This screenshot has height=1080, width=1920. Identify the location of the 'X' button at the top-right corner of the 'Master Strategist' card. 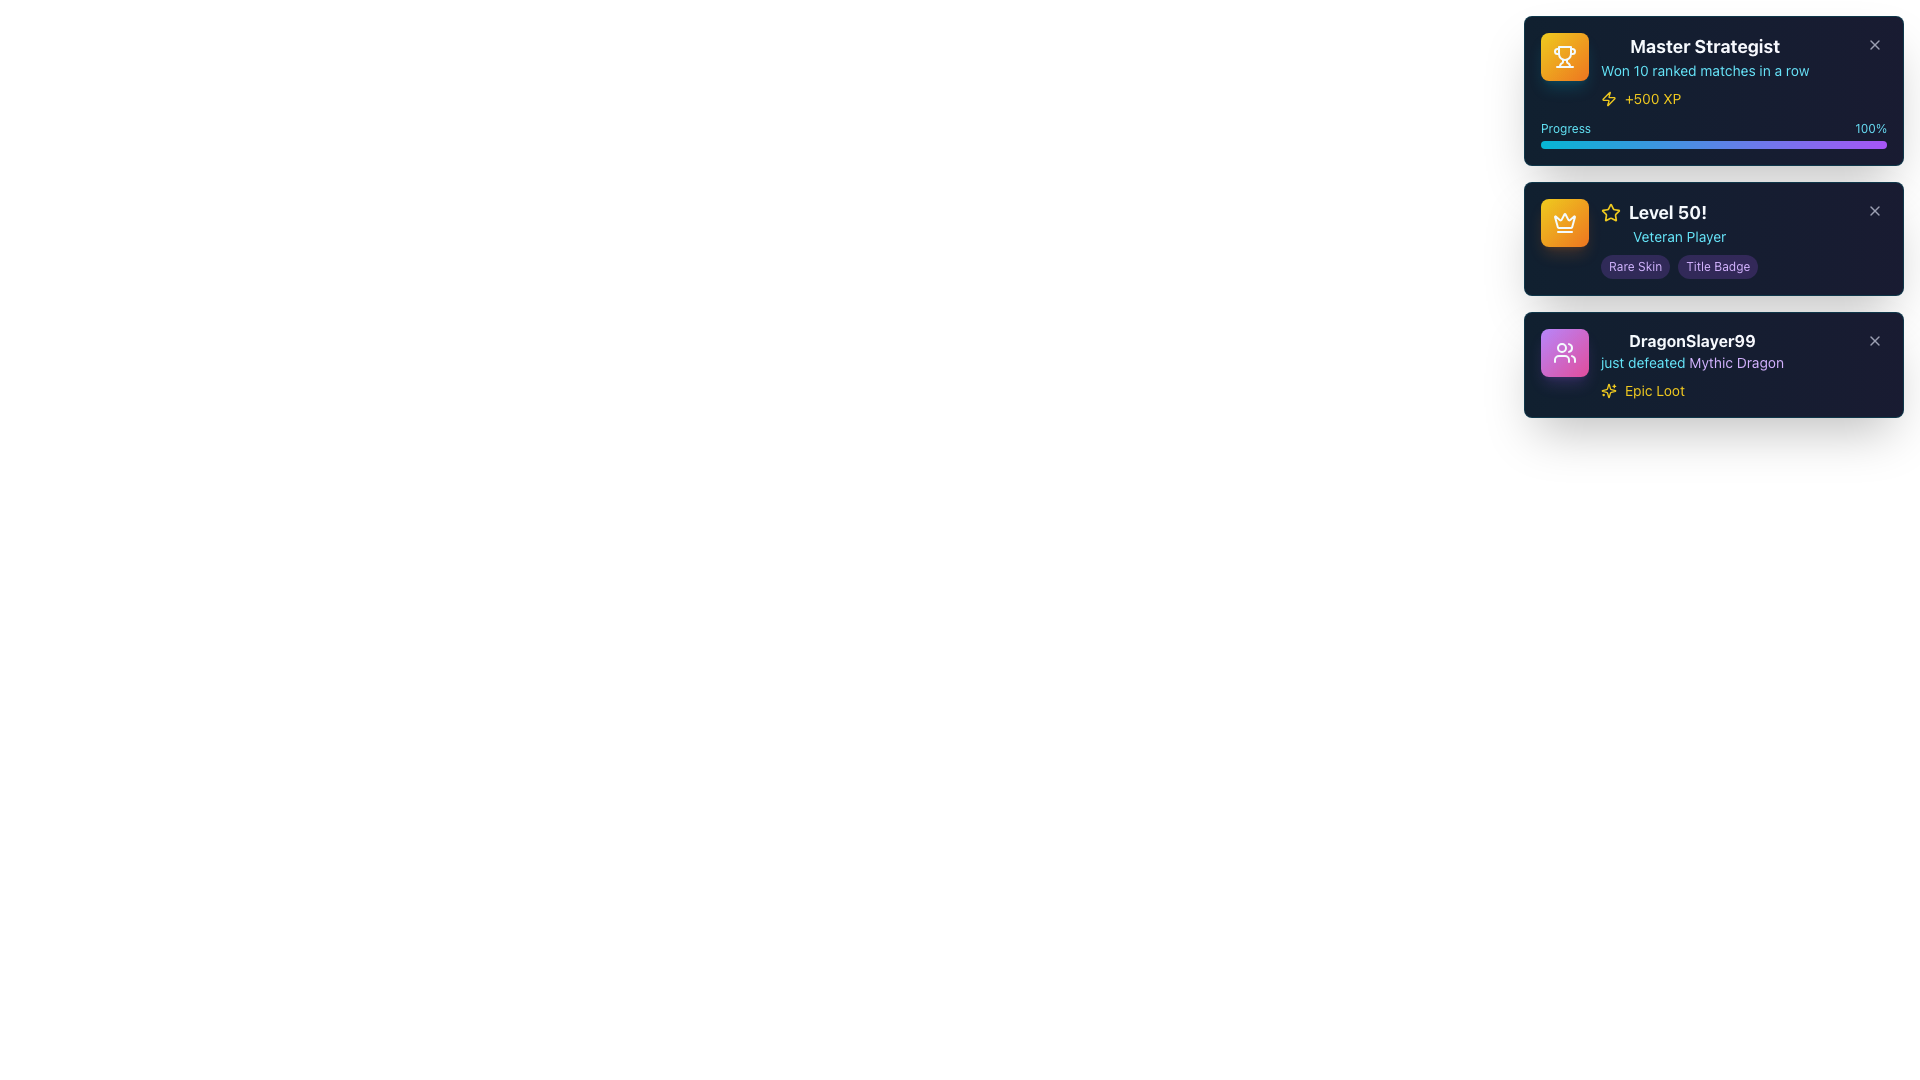
(1874, 45).